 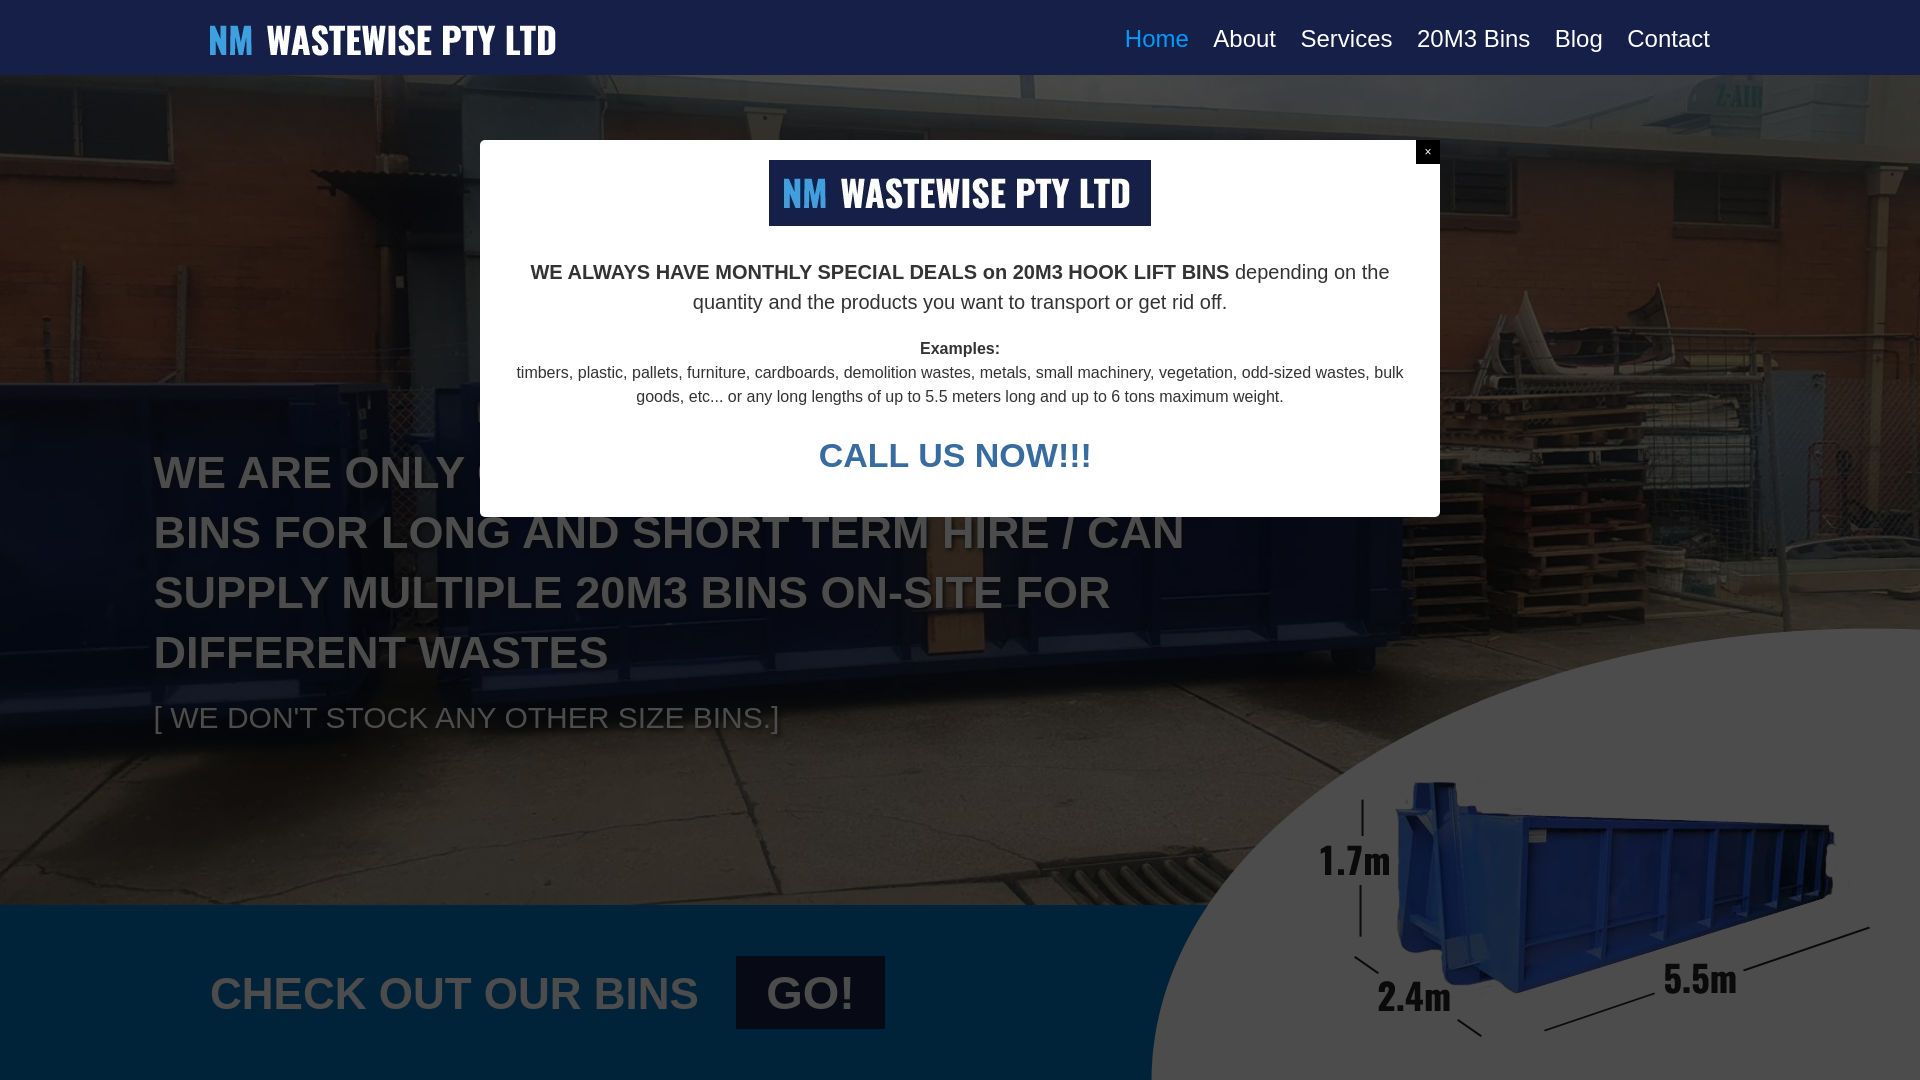 I want to click on '20M3 Bins', so click(x=1473, y=38).